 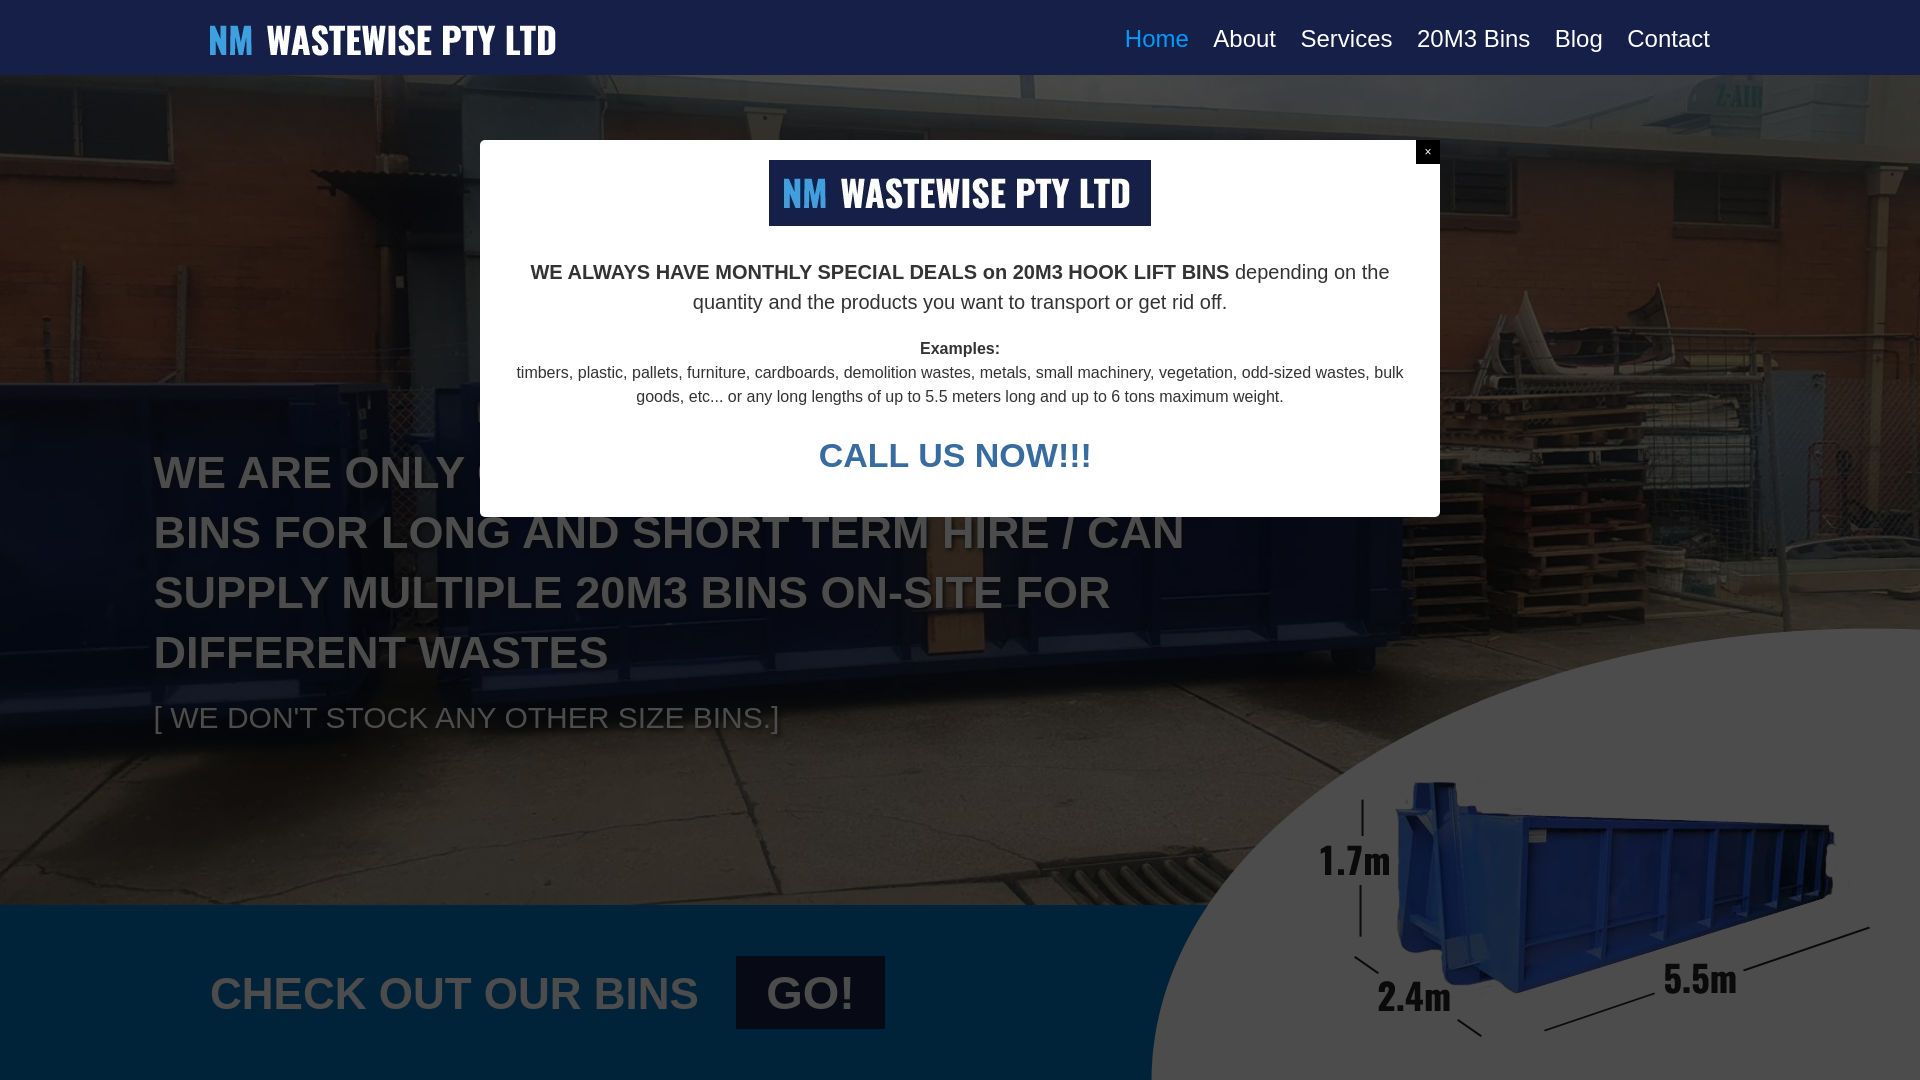 I want to click on '20M3 Bins', so click(x=1473, y=38).